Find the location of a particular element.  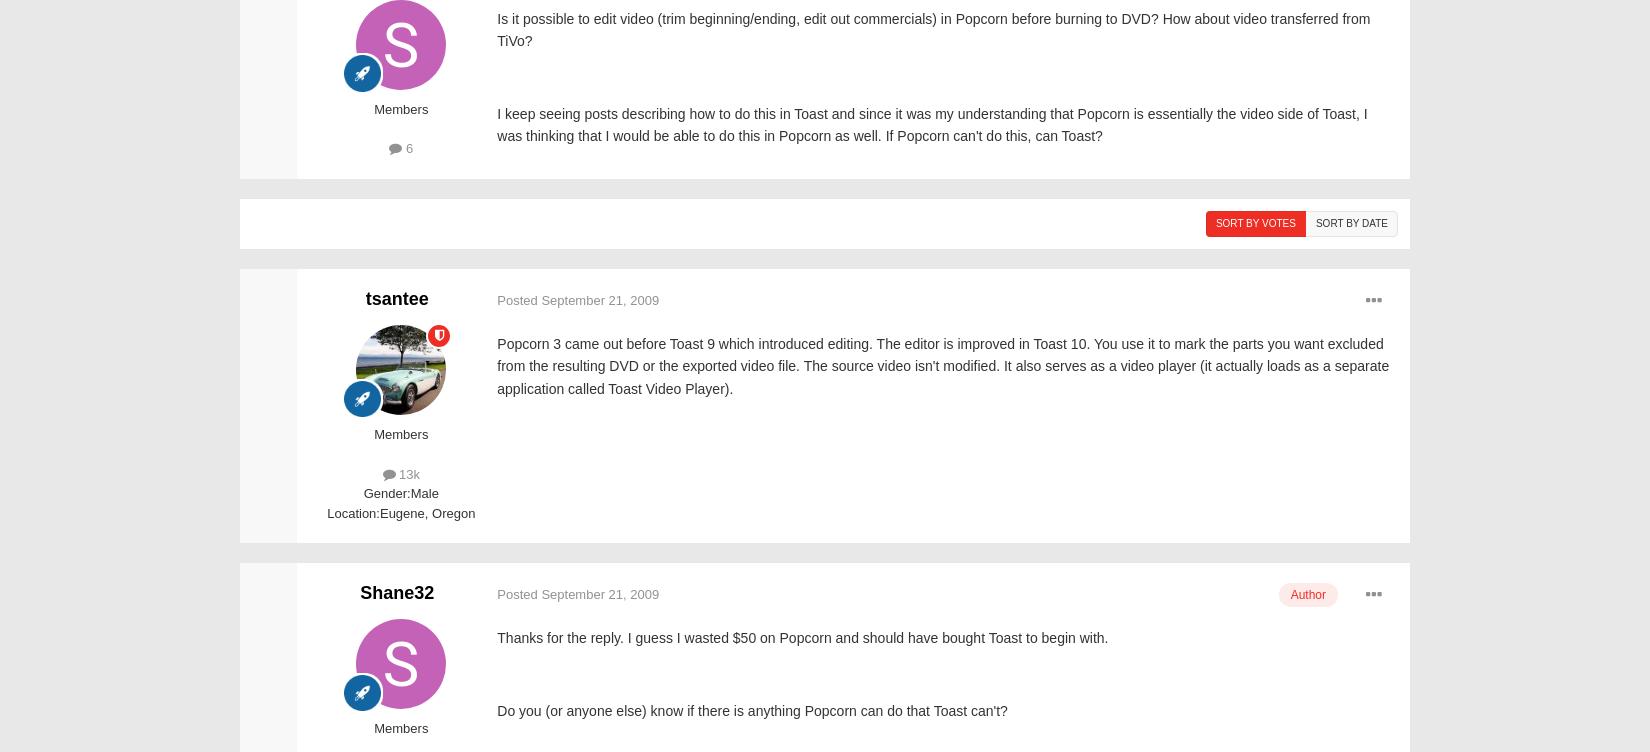

'Gender:' is located at coordinates (386, 492).